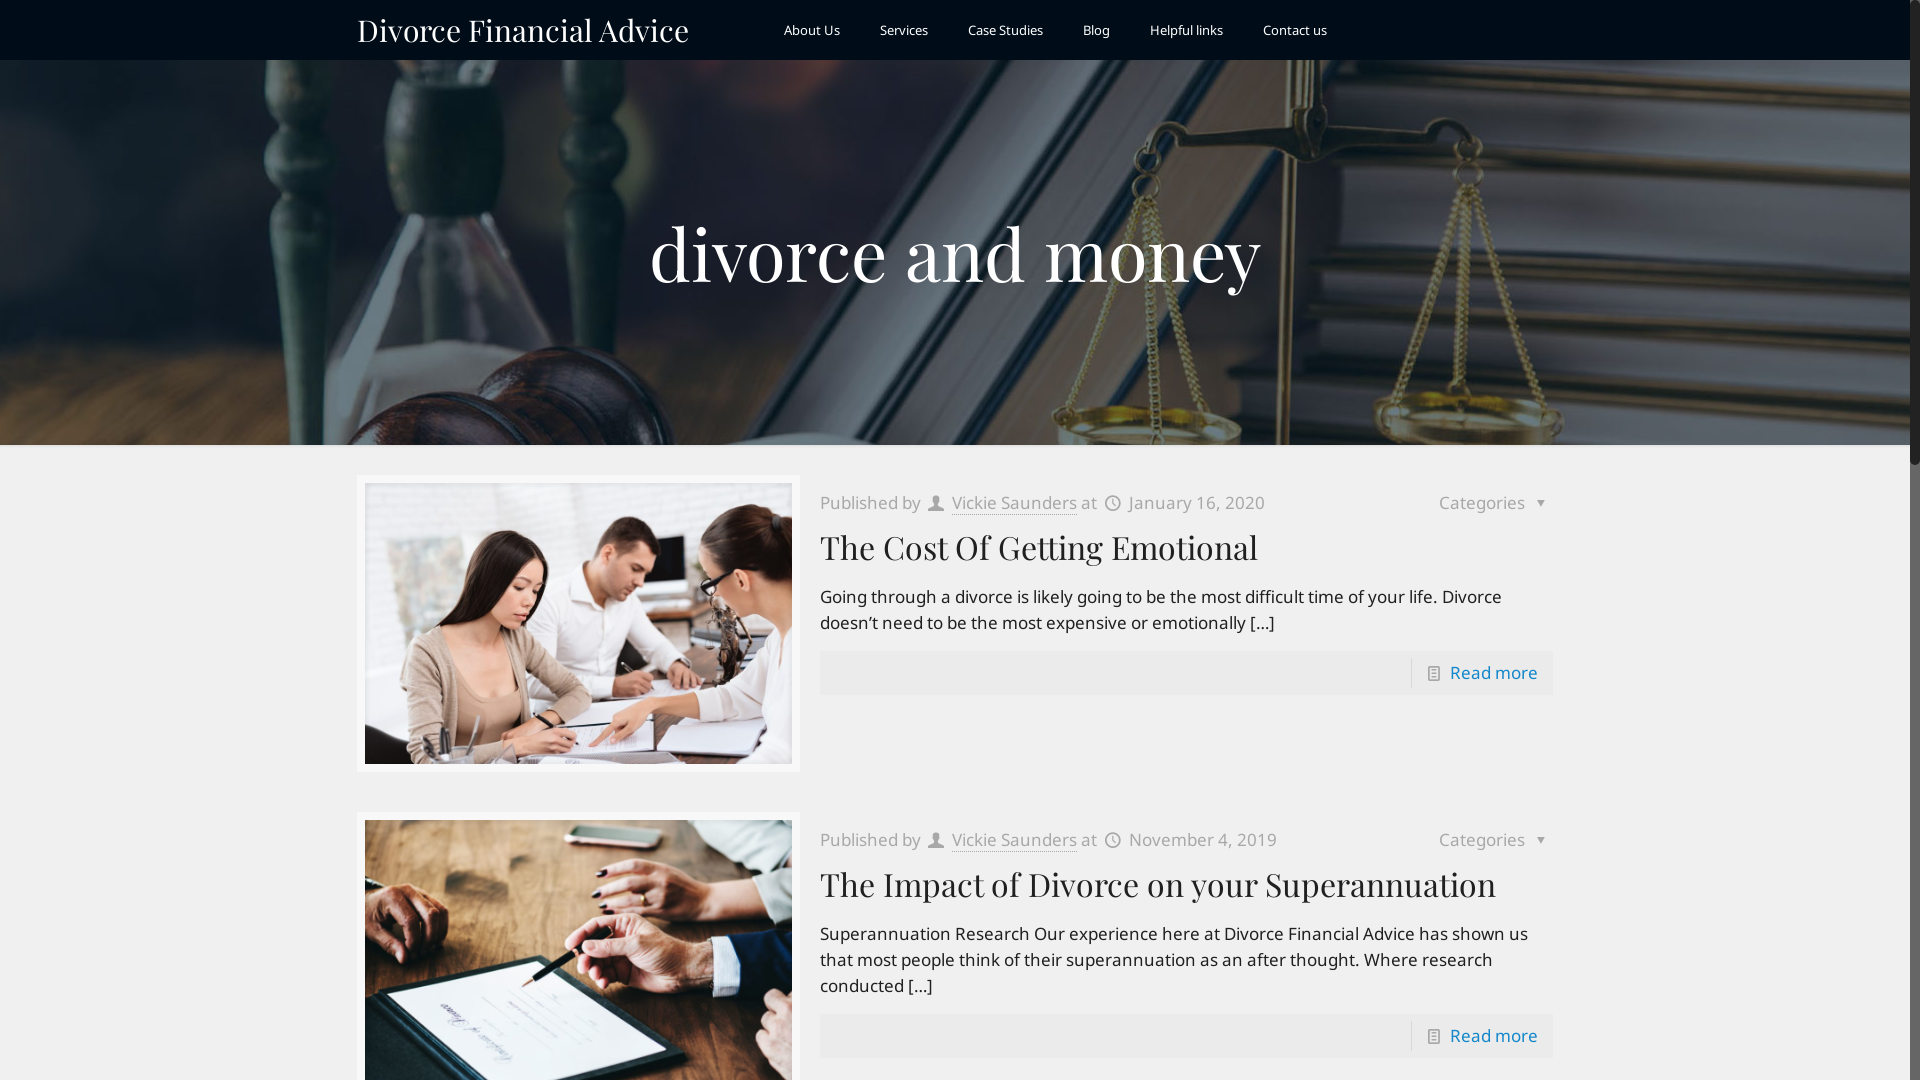 The width and height of the screenshot is (1920, 1080). I want to click on 'natalieb@privatewealthpartners.com.au', so click(1411, 908).